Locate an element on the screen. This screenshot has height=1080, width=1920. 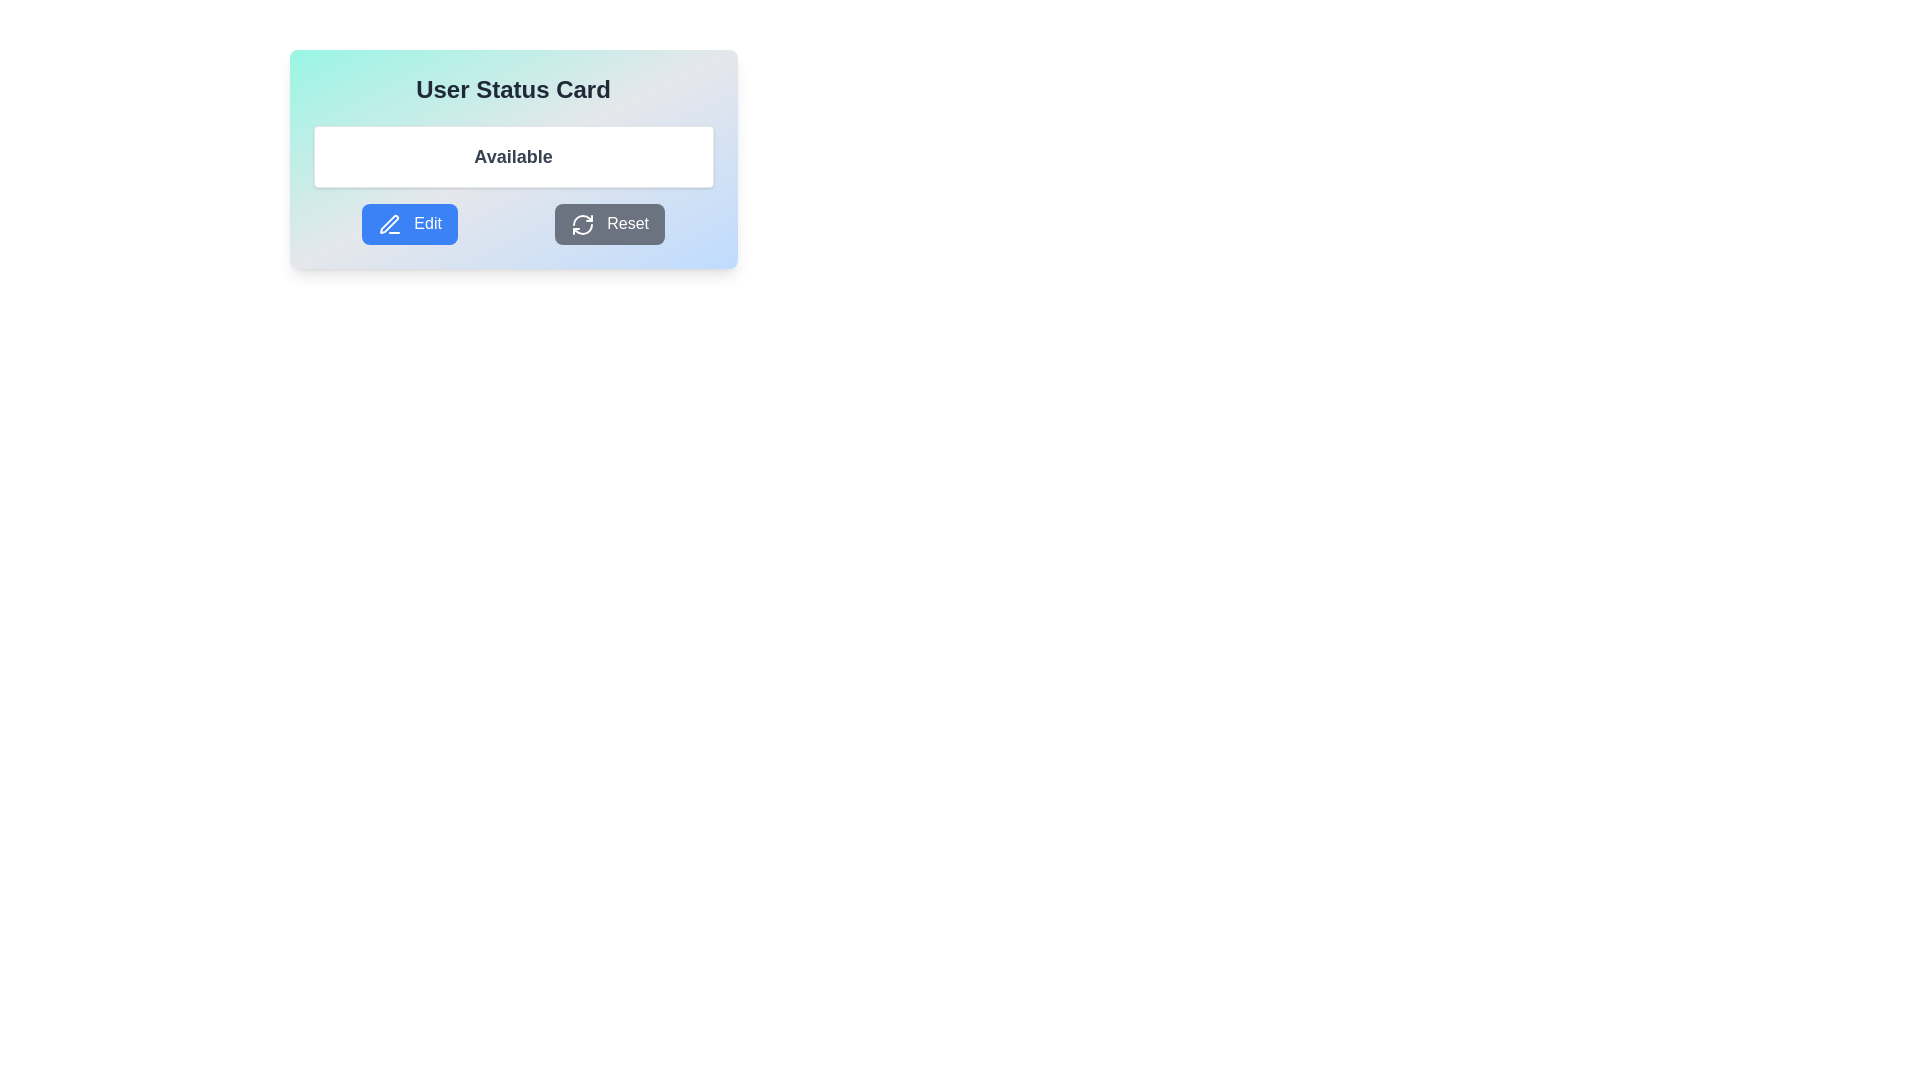
the 'Available' text label, which is displayed in a bold, large font and is centered inside the 'User Status Card' with a gradient background is located at coordinates (513, 156).